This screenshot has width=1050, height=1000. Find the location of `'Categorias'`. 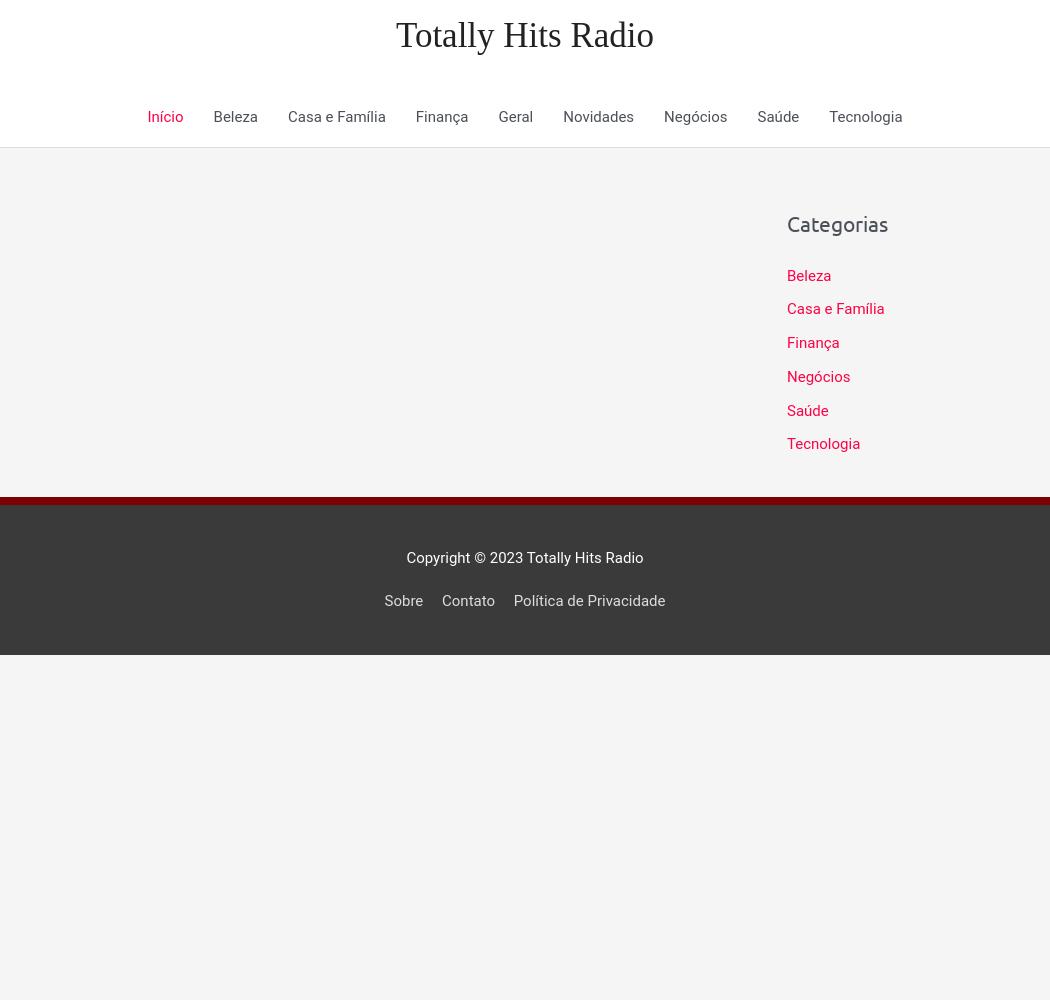

'Categorias' is located at coordinates (837, 222).